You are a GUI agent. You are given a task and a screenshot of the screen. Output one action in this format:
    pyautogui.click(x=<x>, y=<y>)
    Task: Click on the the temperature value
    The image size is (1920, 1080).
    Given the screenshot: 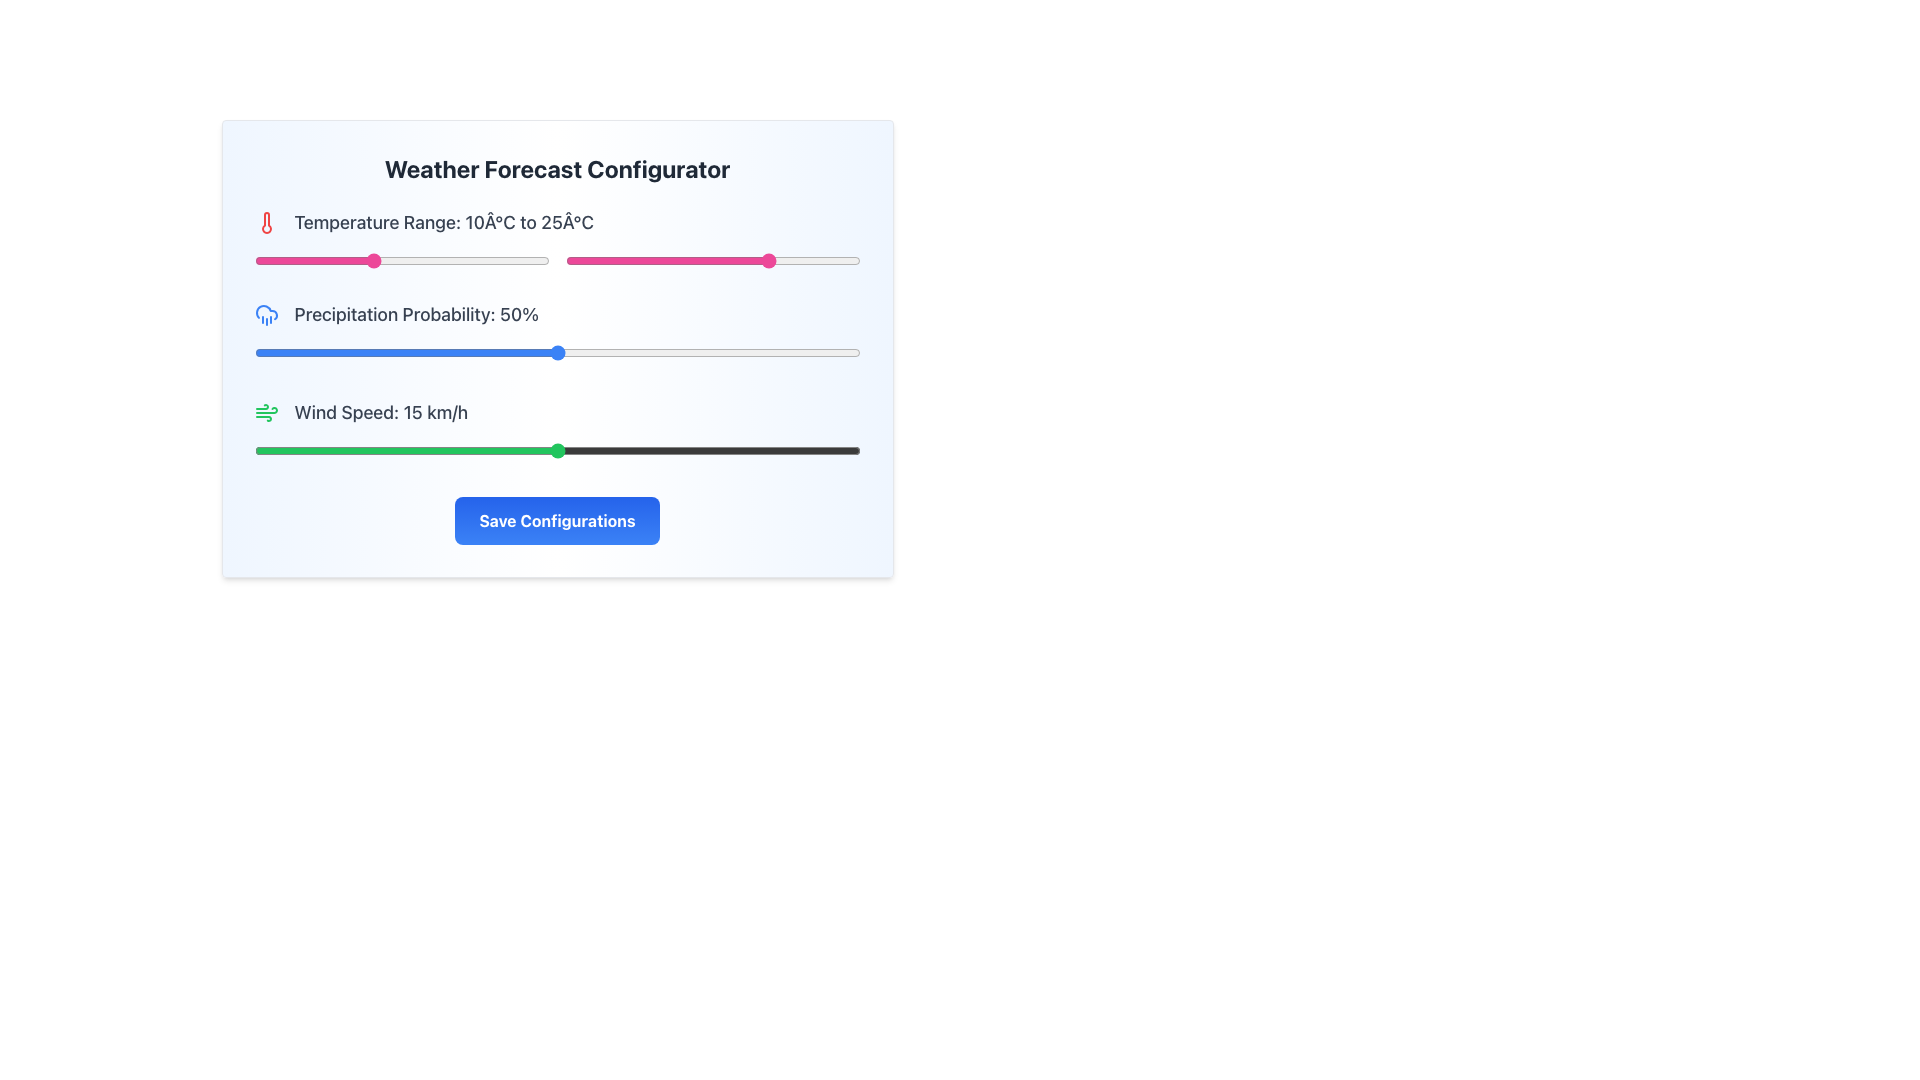 What is the action you would take?
    pyautogui.click(x=677, y=260)
    